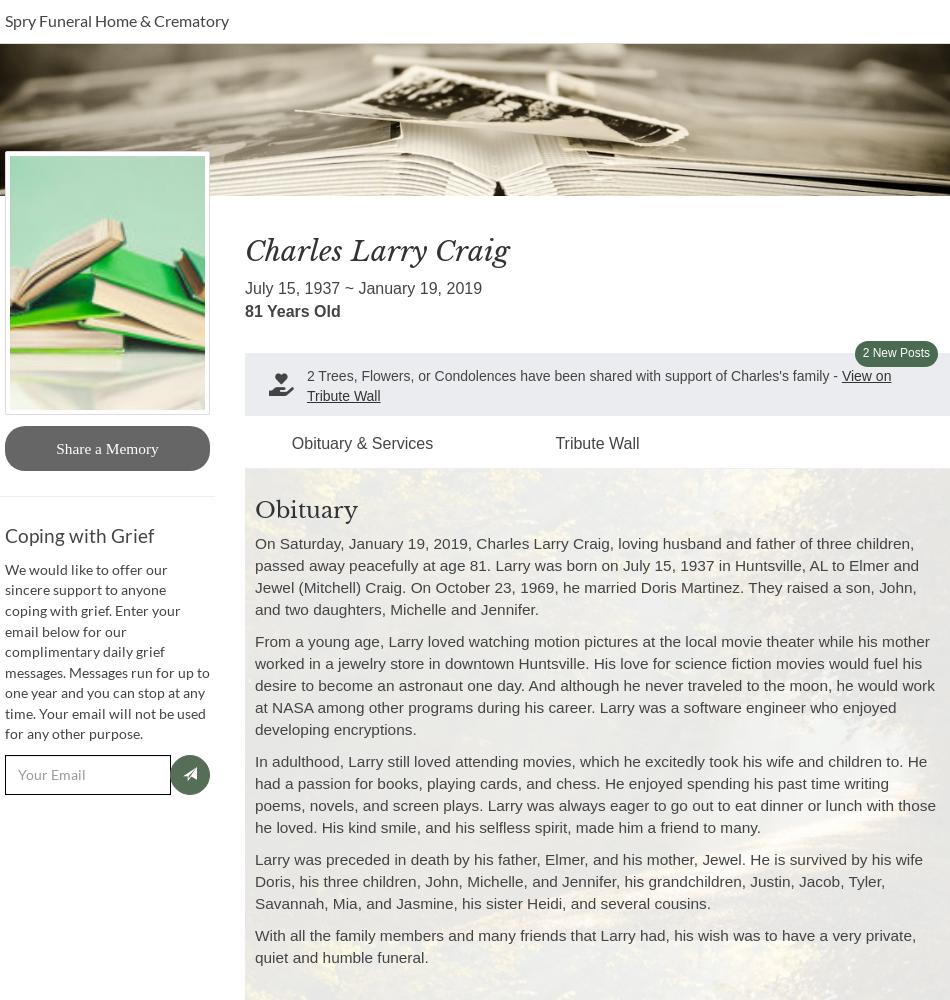 The width and height of the screenshot is (950, 1000). Describe the element at coordinates (596, 442) in the screenshot. I see `'Tribute Wall'` at that location.